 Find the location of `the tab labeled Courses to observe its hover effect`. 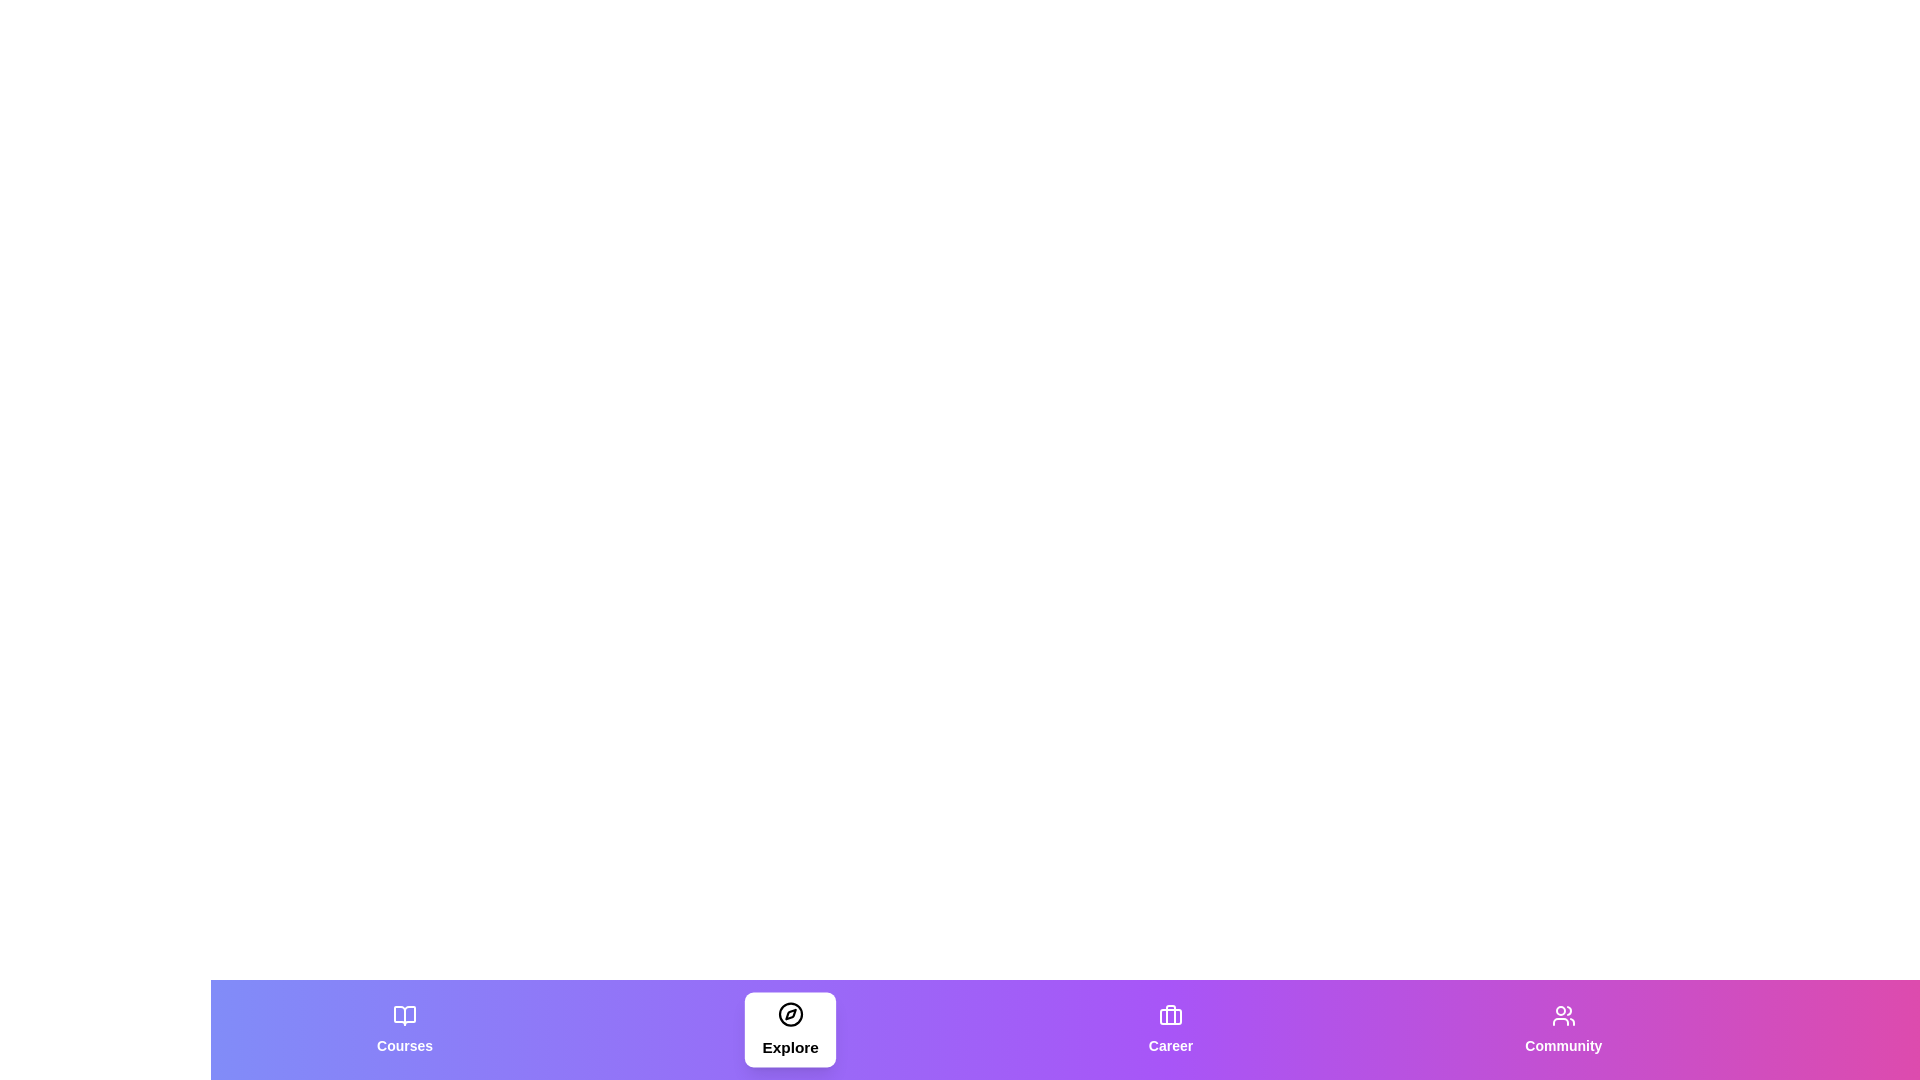

the tab labeled Courses to observe its hover effect is located at coordinates (404, 1029).